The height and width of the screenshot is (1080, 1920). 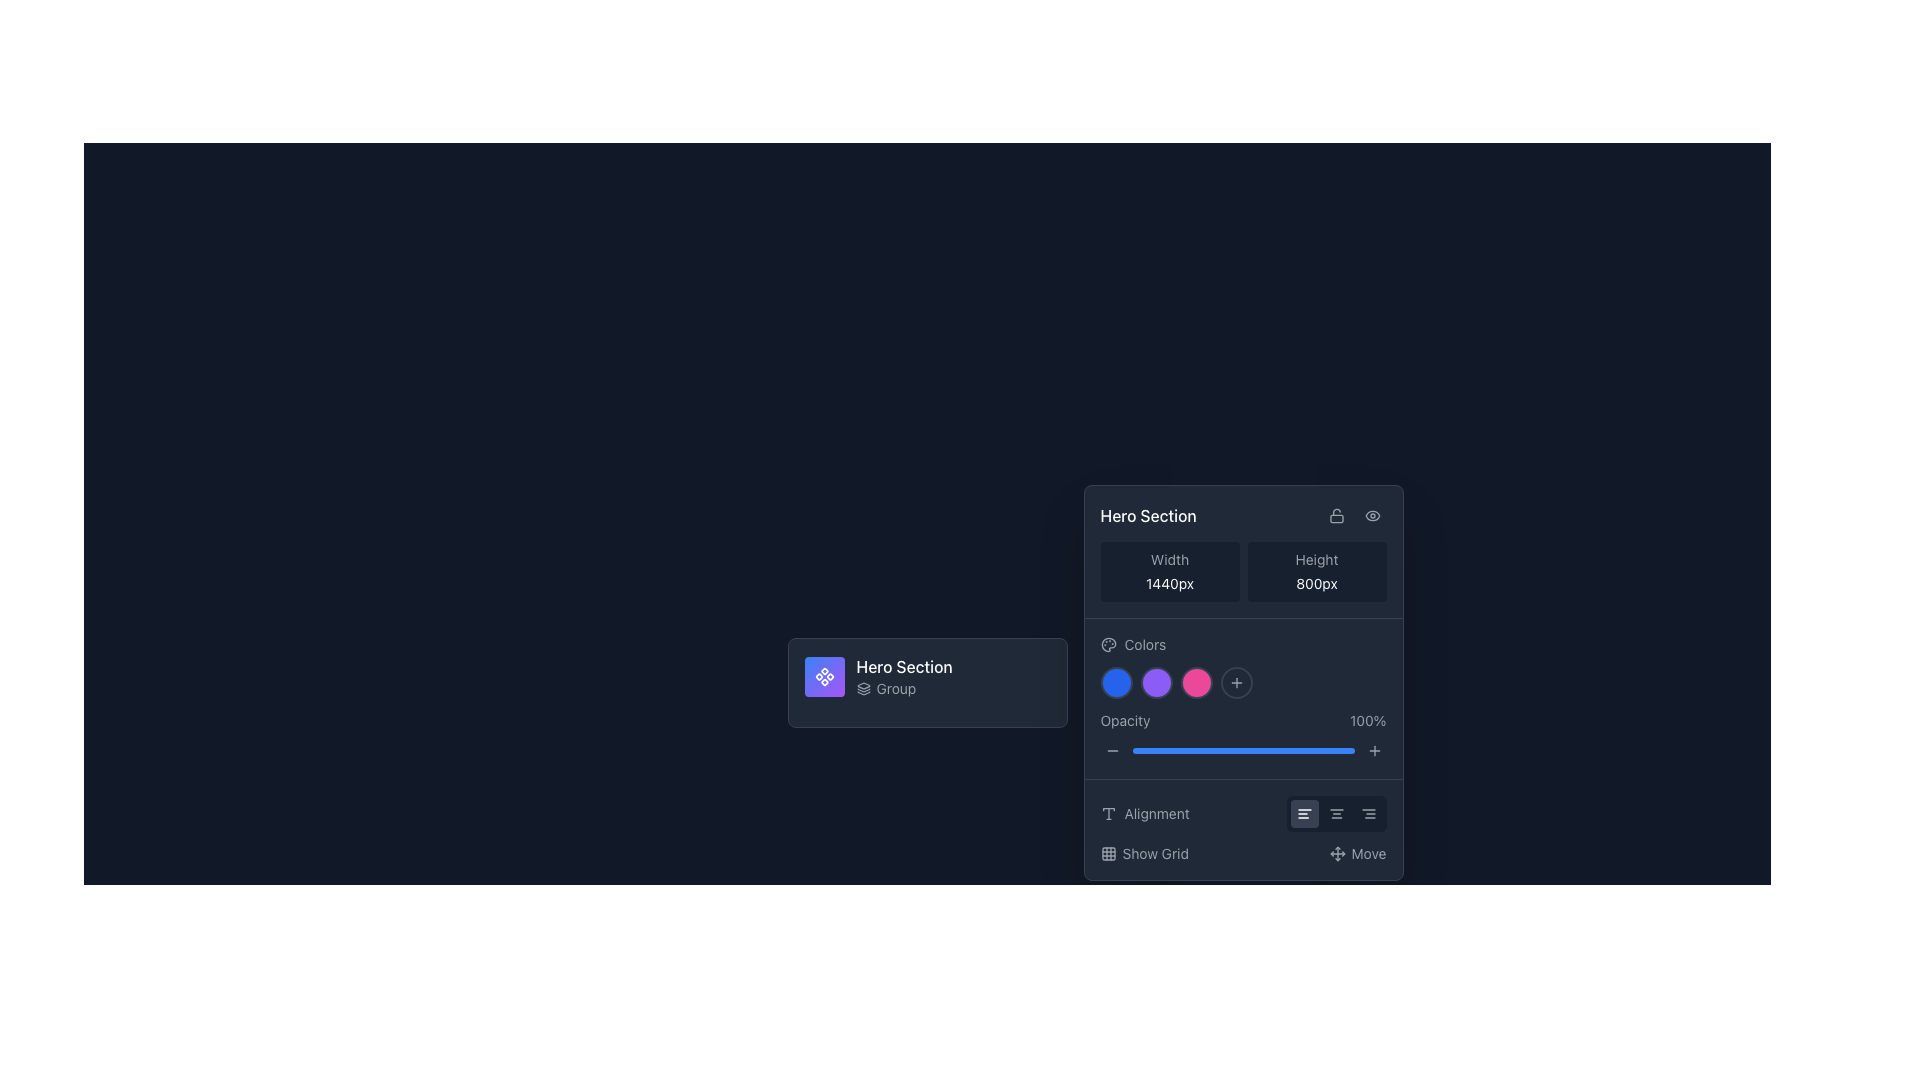 What do you see at coordinates (1336, 813) in the screenshot?
I see `the Icon button displaying three horizontal lines, which is styled with rounded corners and a gray color scheme` at bounding box center [1336, 813].